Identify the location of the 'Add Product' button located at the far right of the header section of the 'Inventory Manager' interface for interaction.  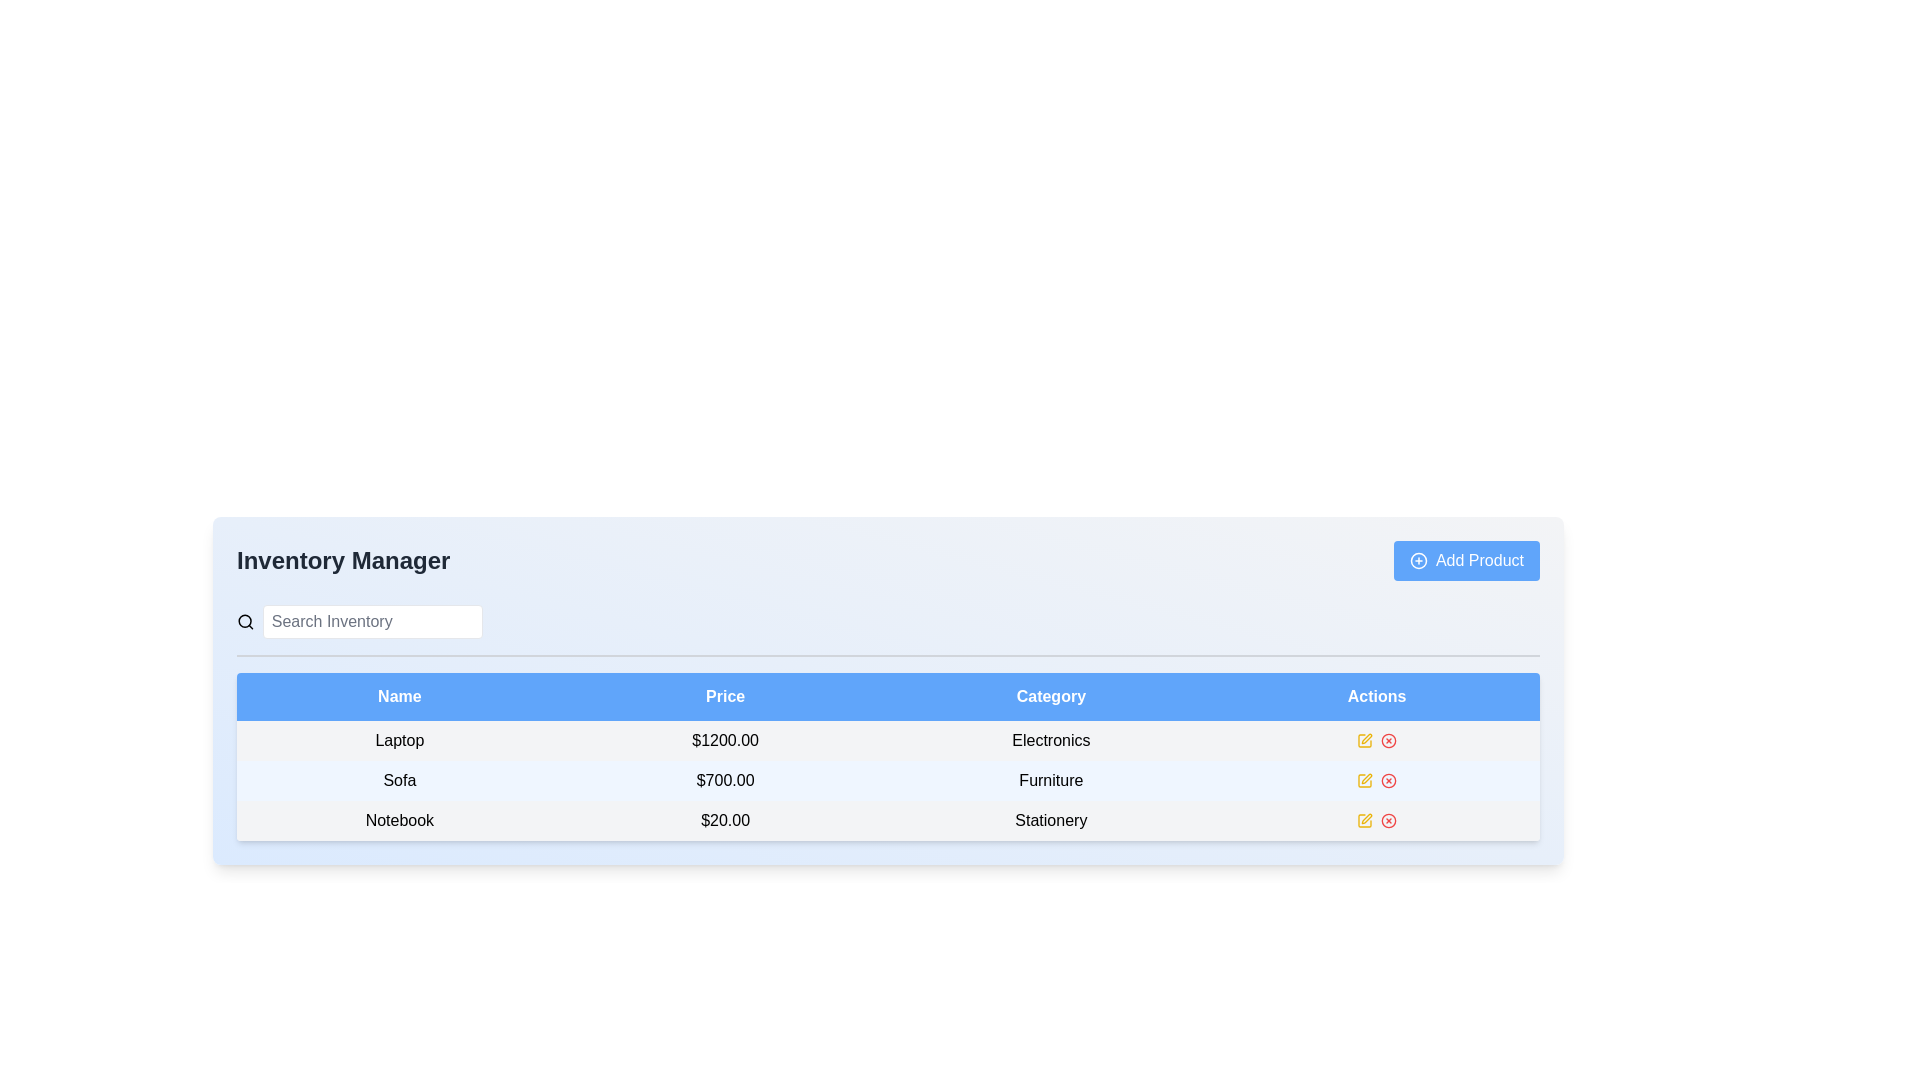
(1466, 560).